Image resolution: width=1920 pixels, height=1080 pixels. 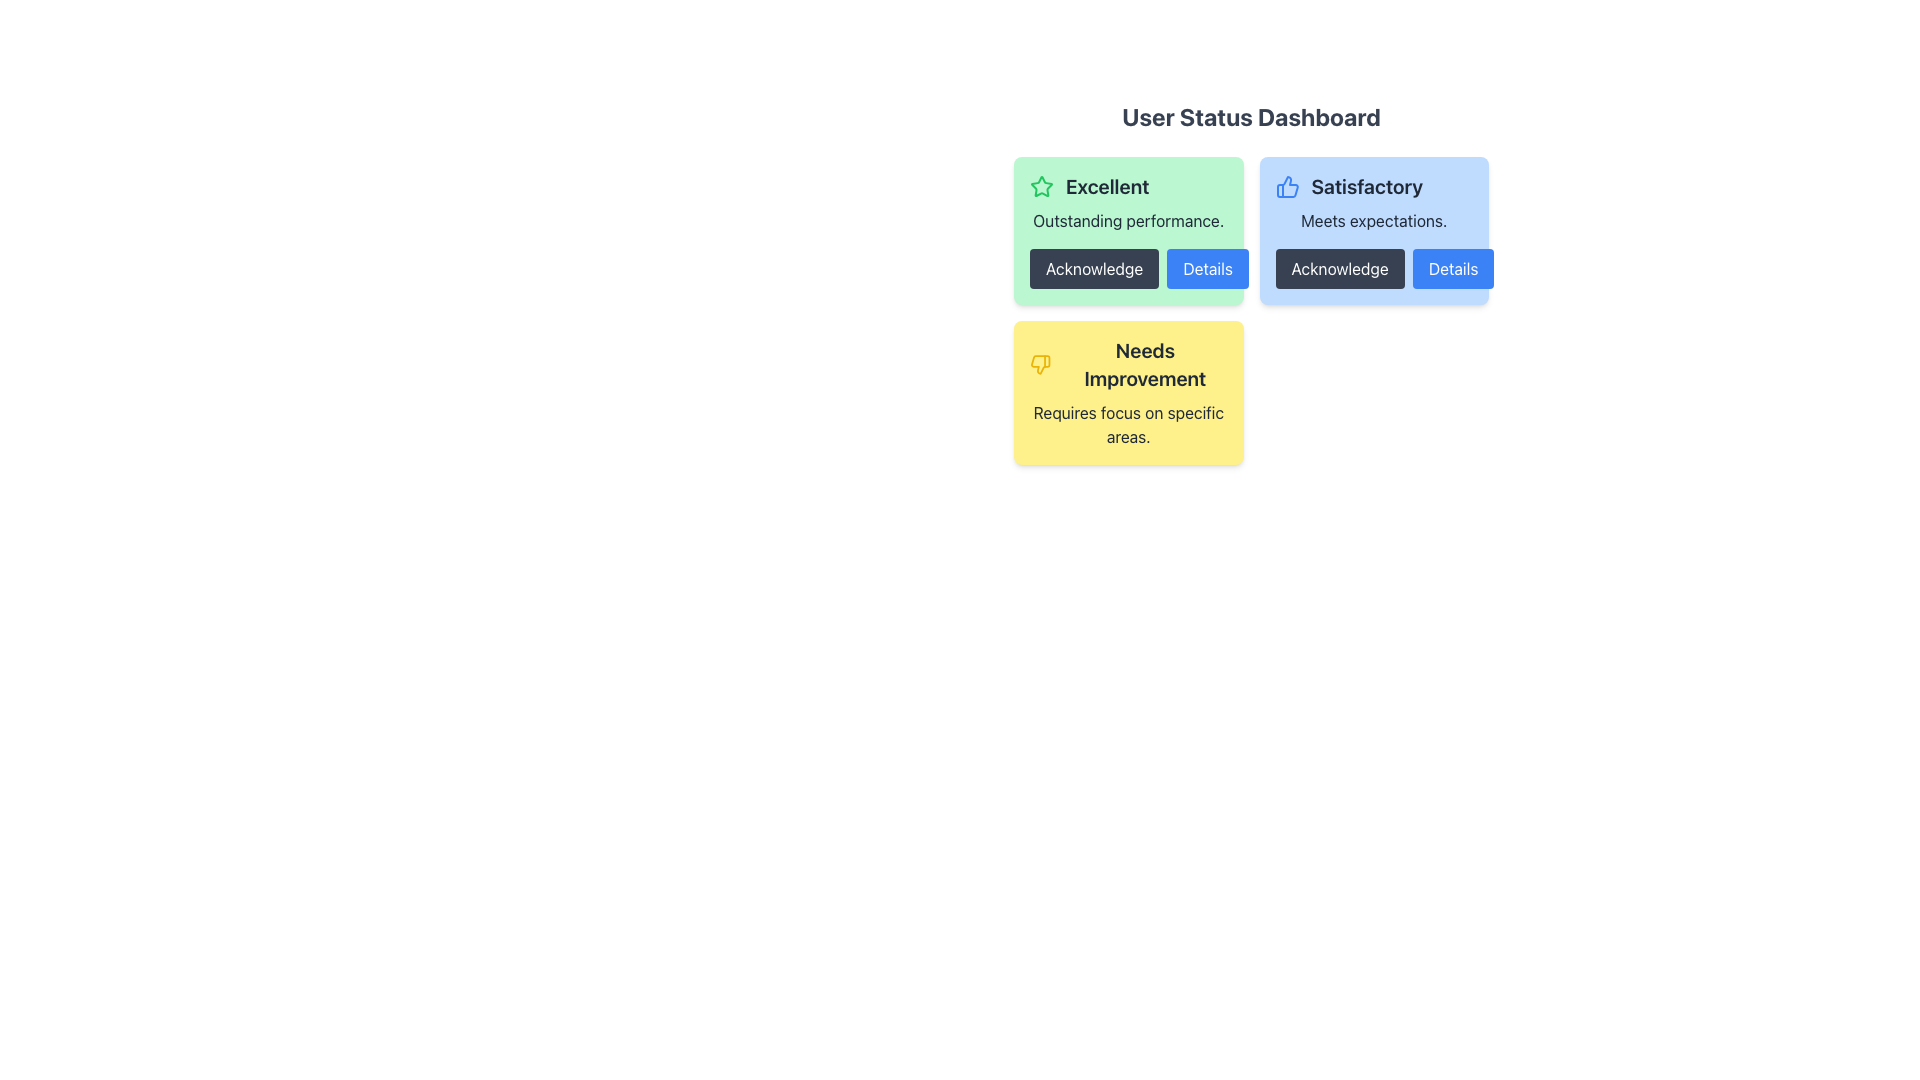 I want to click on the star icon located in the green-highlighted box labeled 'Excellent' in the top-left quadrant of the interface, so click(x=1040, y=186).